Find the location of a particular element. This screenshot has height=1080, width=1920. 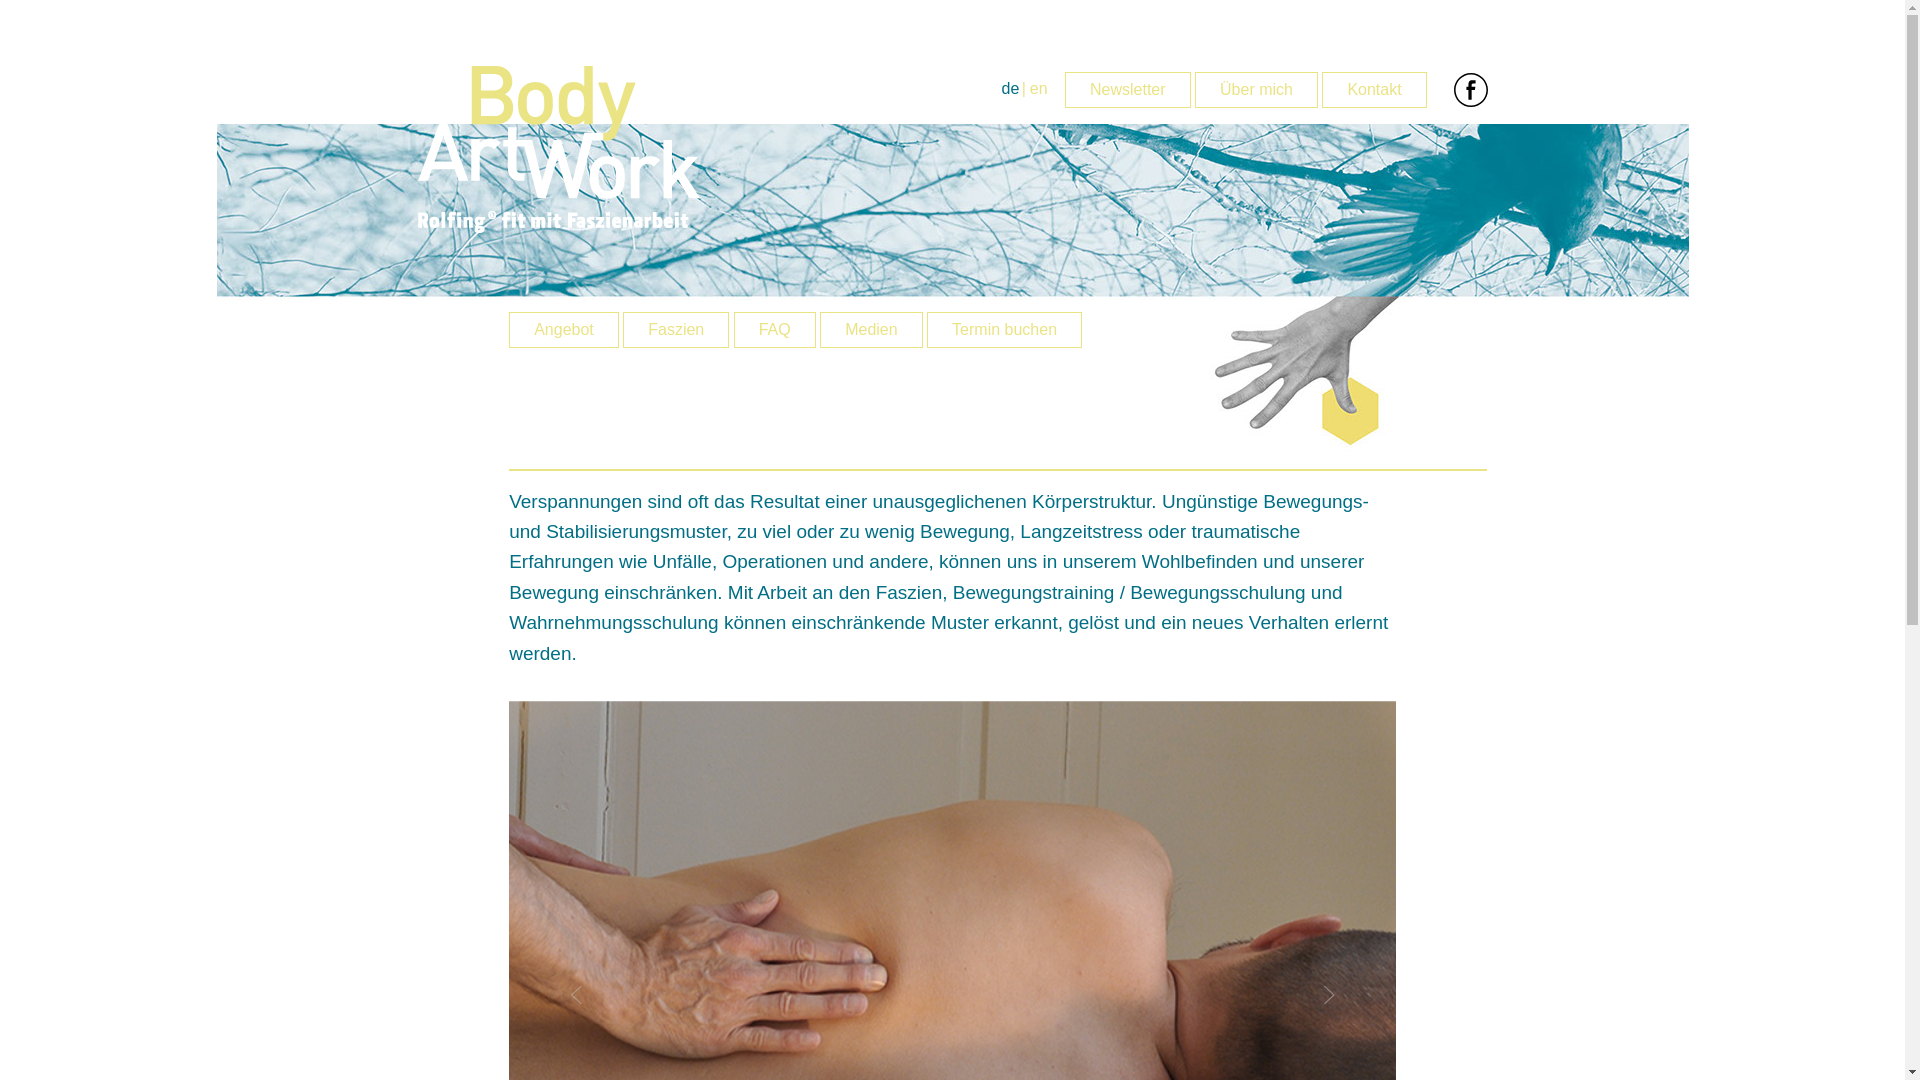

'FAQ' is located at coordinates (773, 329).